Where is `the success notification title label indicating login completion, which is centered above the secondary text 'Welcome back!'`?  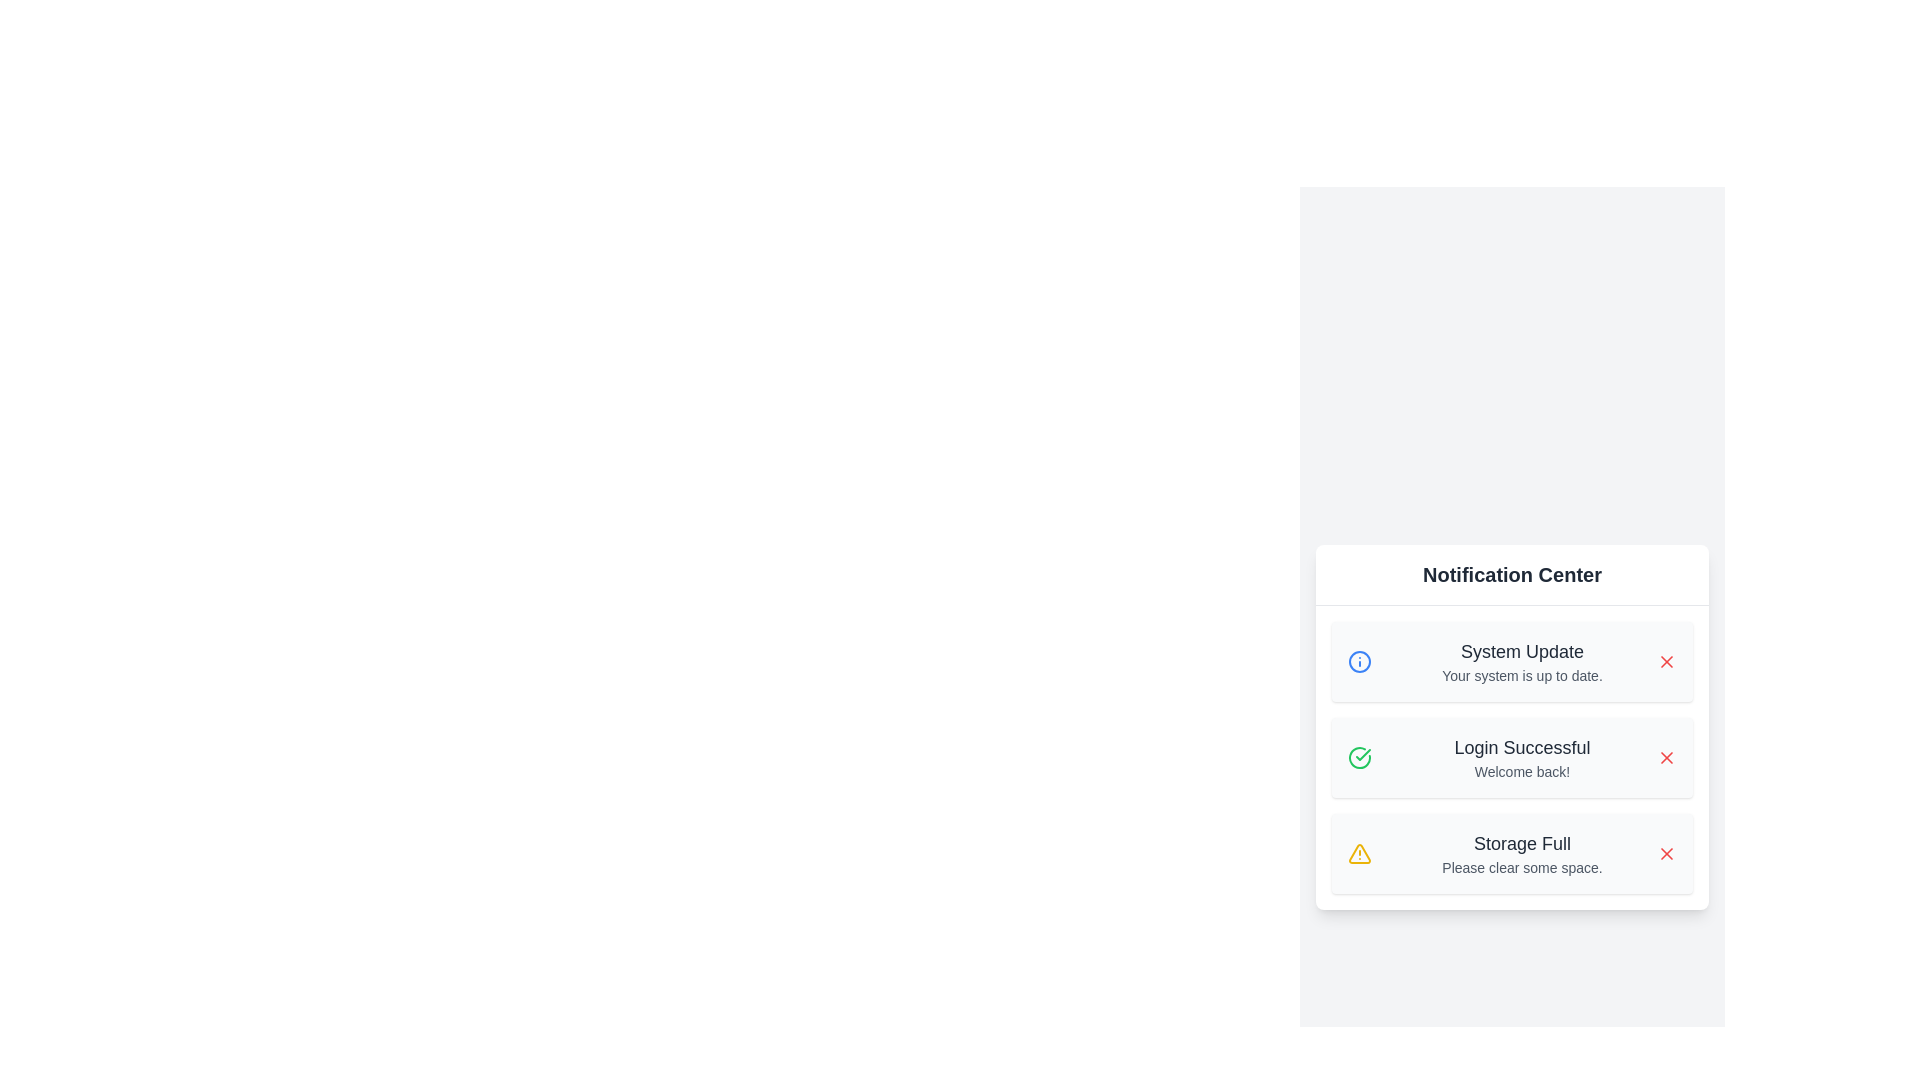
the success notification title label indicating login completion, which is centered above the secondary text 'Welcome back!' is located at coordinates (1521, 747).